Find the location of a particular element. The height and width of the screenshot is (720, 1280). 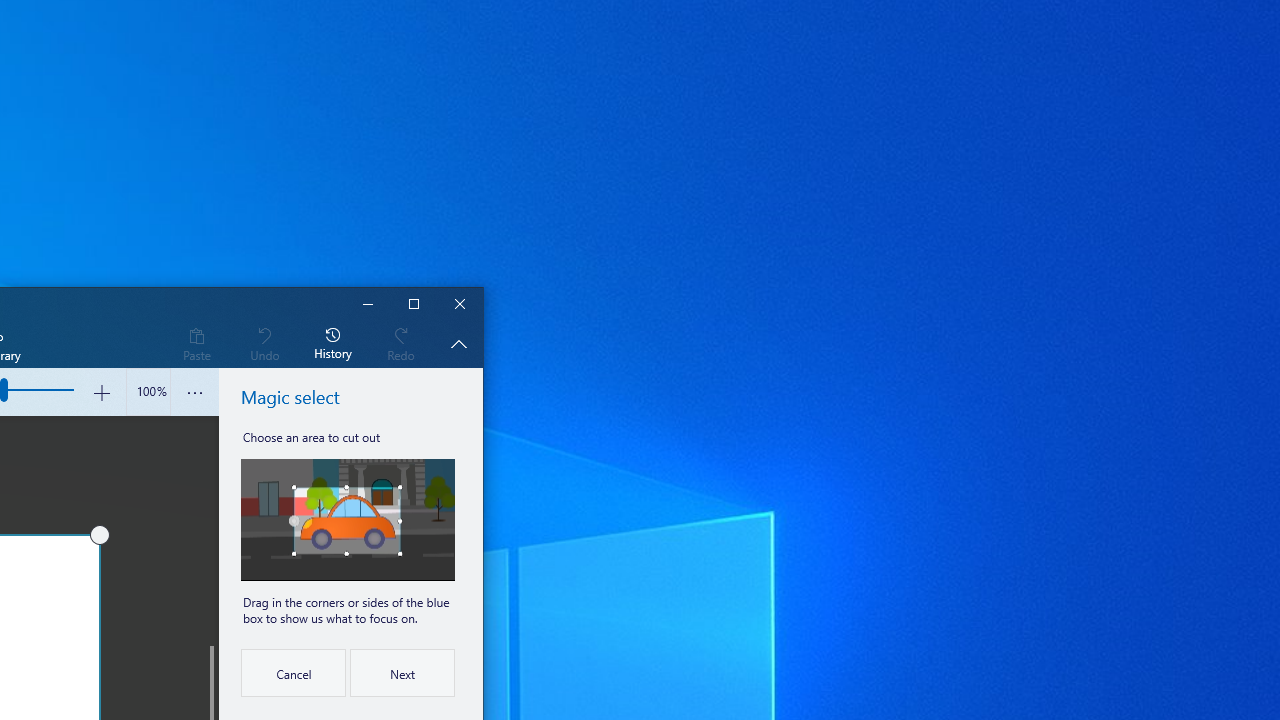

'Zoom slider' is located at coordinates (147, 392).